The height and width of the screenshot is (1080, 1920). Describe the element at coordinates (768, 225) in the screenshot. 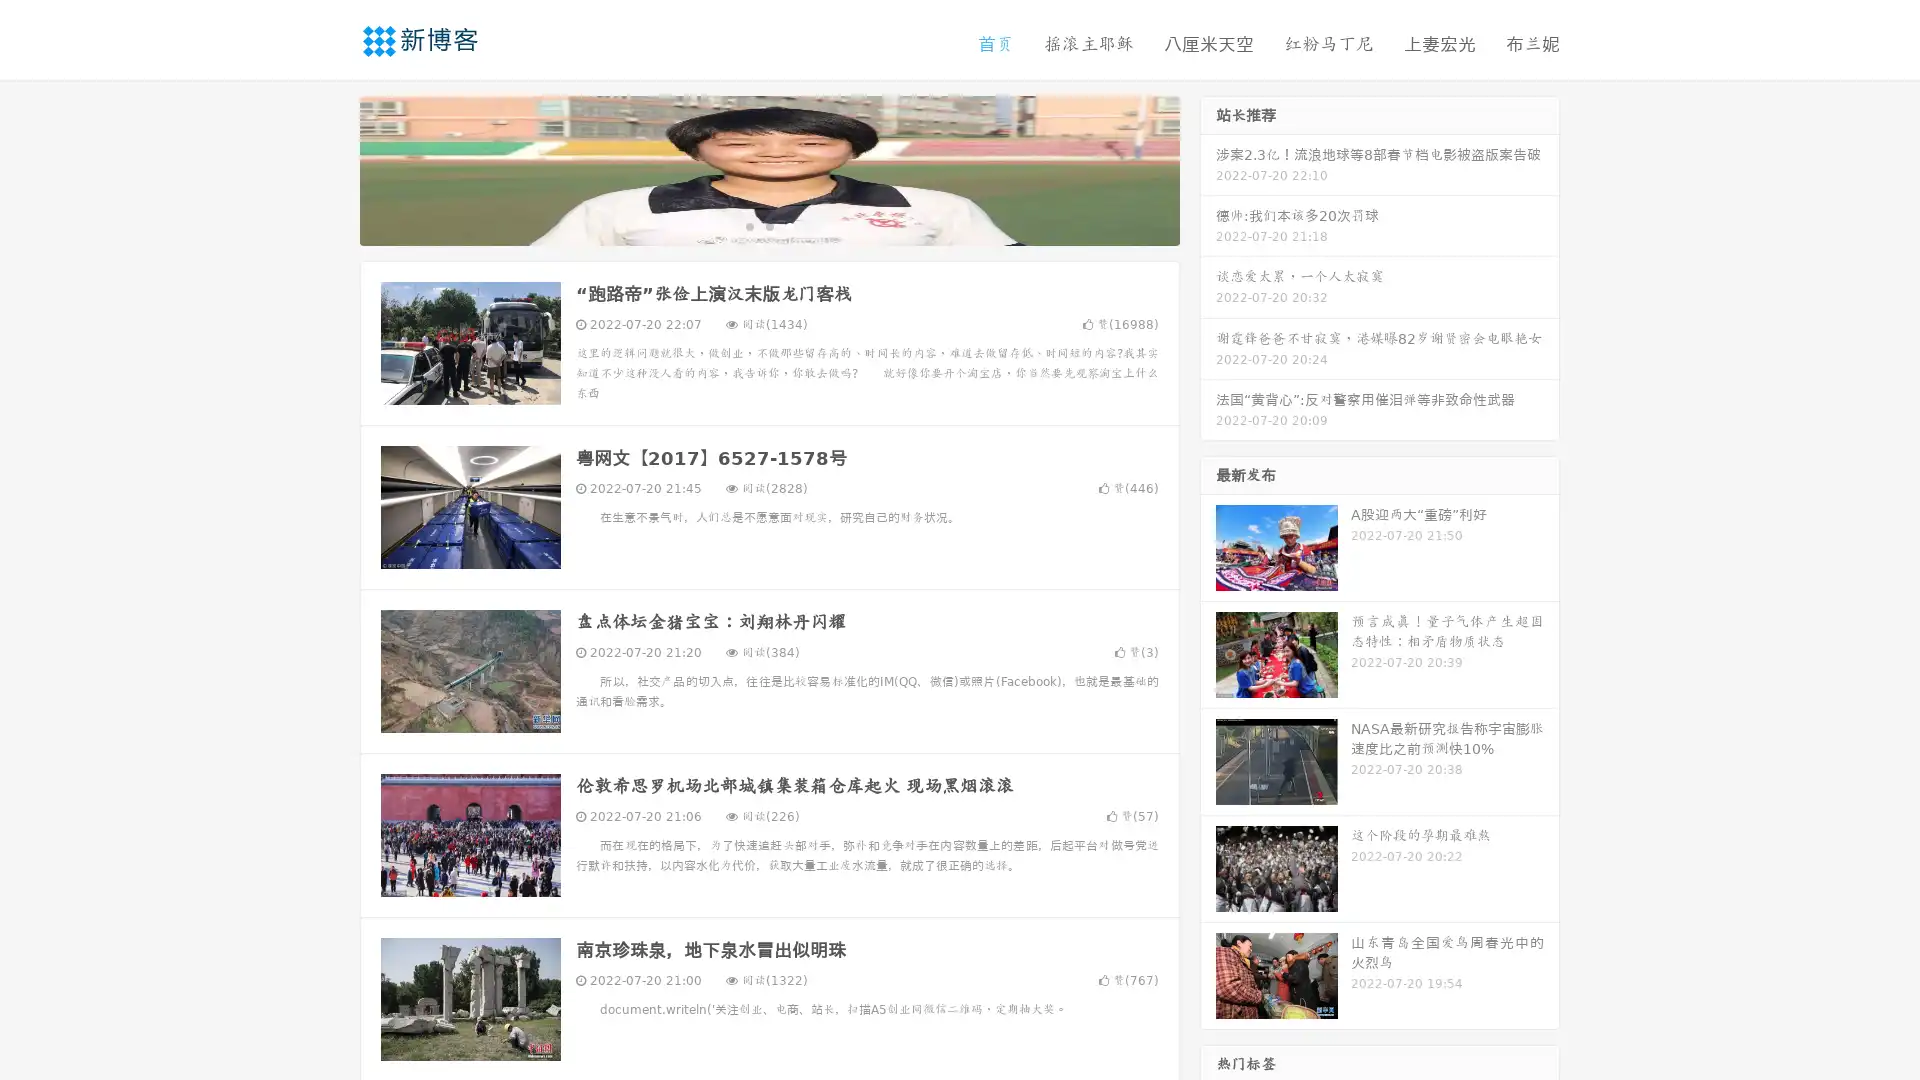

I see `Go to slide 2` at that location.